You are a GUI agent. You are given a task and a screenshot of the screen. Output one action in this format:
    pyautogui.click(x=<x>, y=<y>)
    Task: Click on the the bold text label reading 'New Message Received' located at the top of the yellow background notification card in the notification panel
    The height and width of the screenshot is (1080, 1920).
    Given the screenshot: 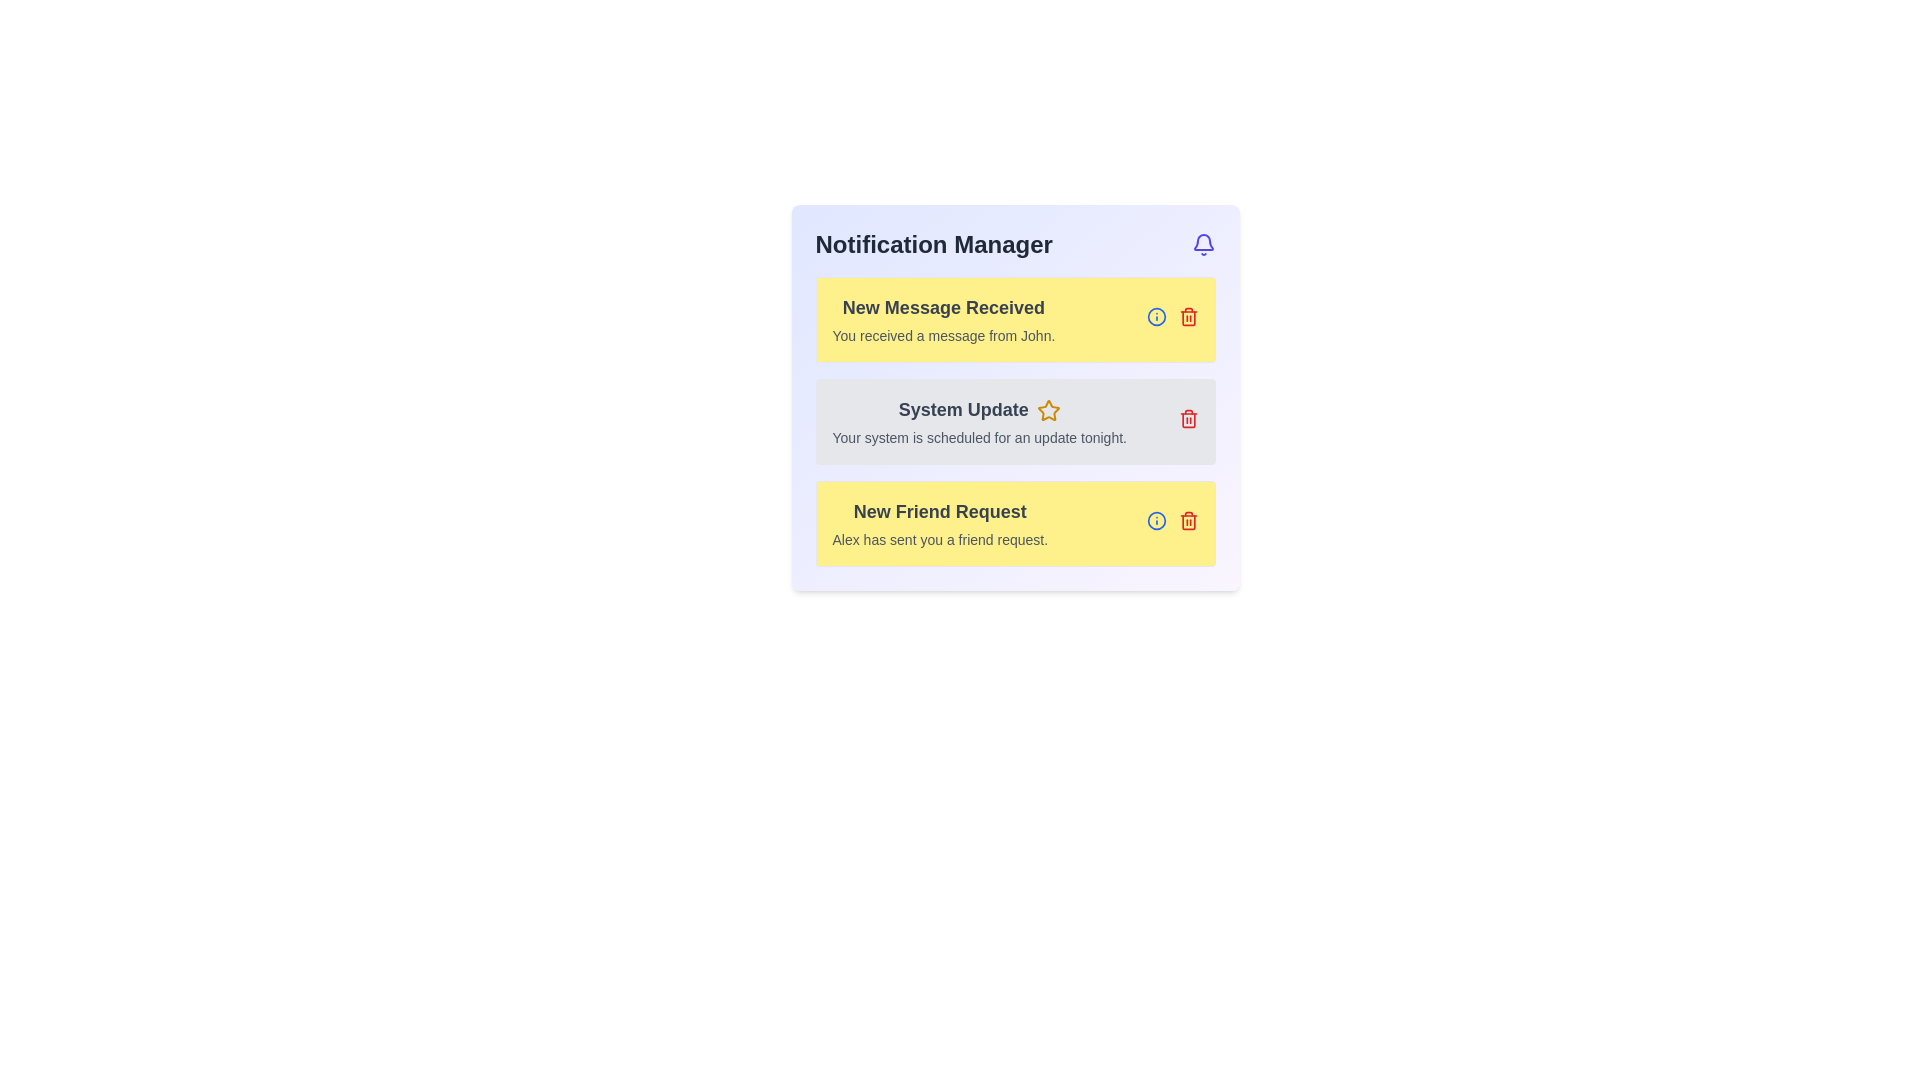 What is the action you would take?
    pyautogui.click(x=942, y=308)
    